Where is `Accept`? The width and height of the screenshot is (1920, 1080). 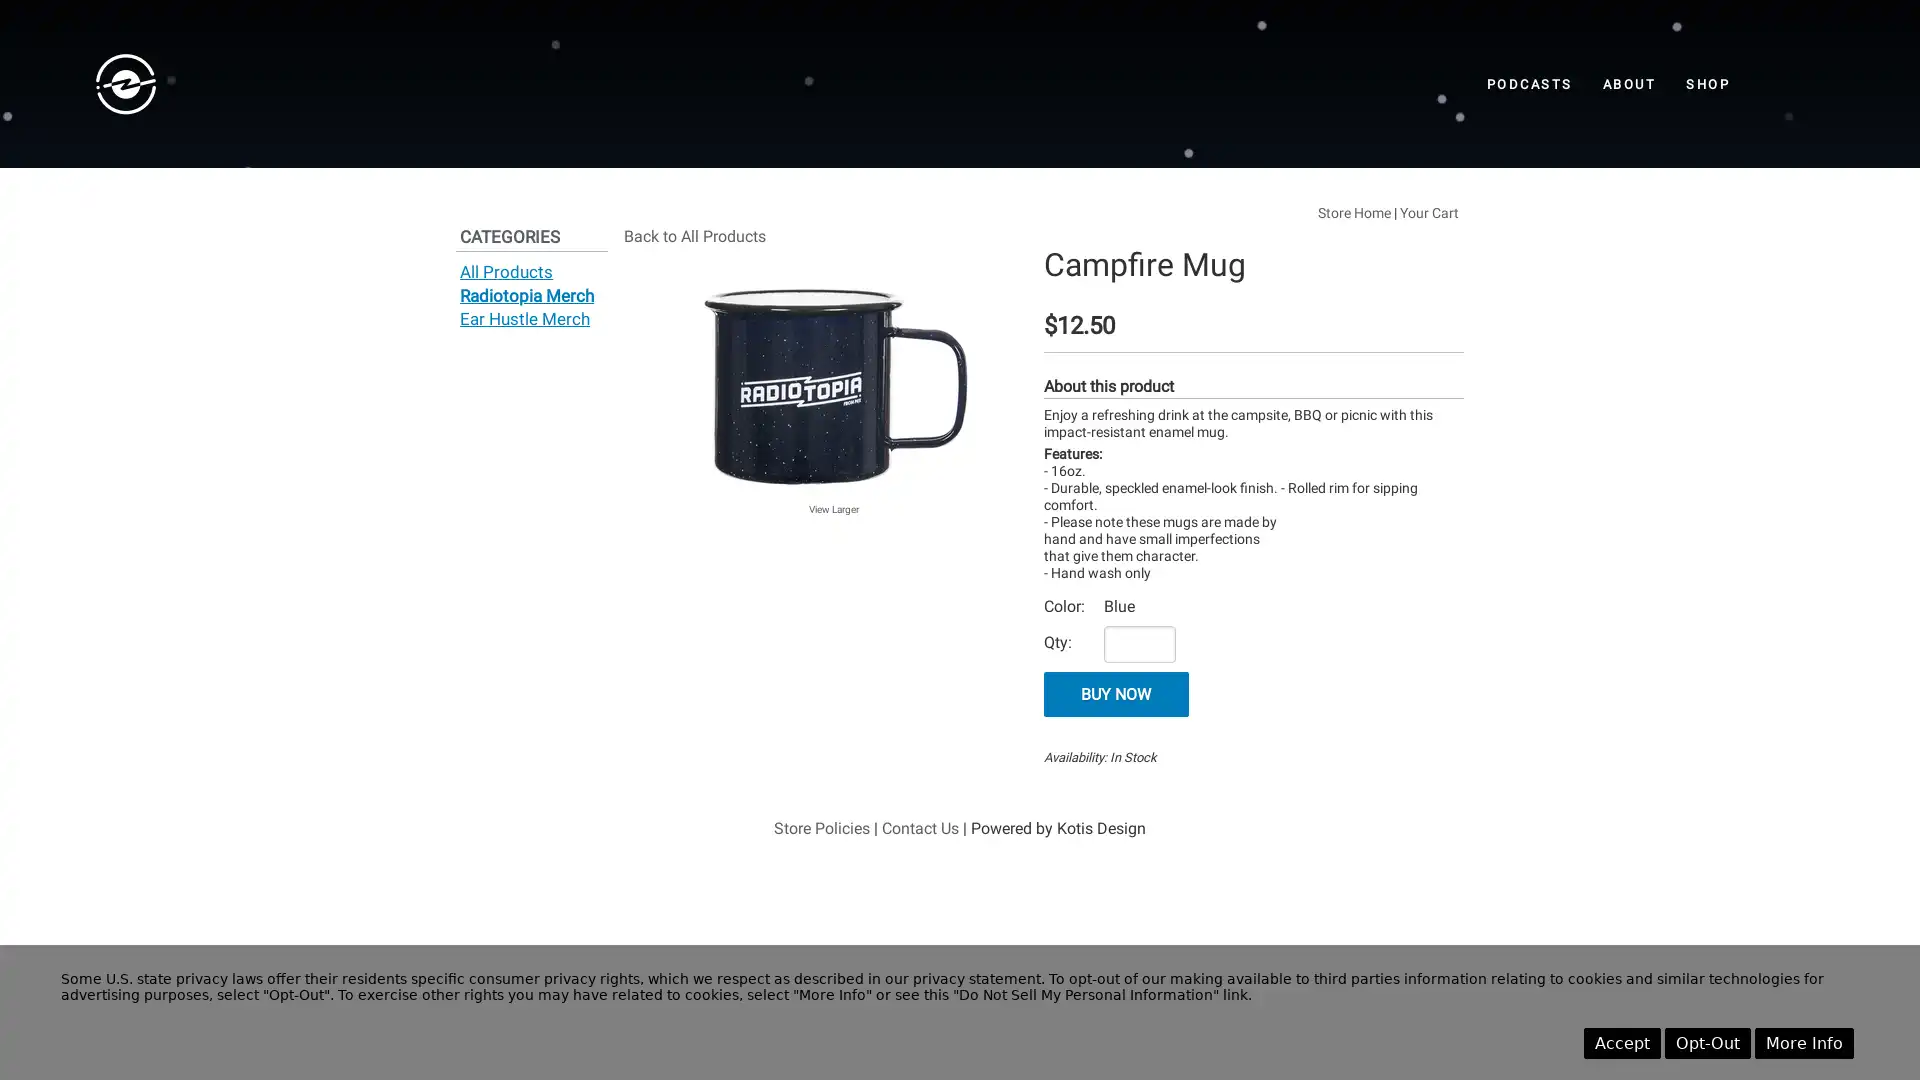
Accept is located at coordinates (1622, 1042).